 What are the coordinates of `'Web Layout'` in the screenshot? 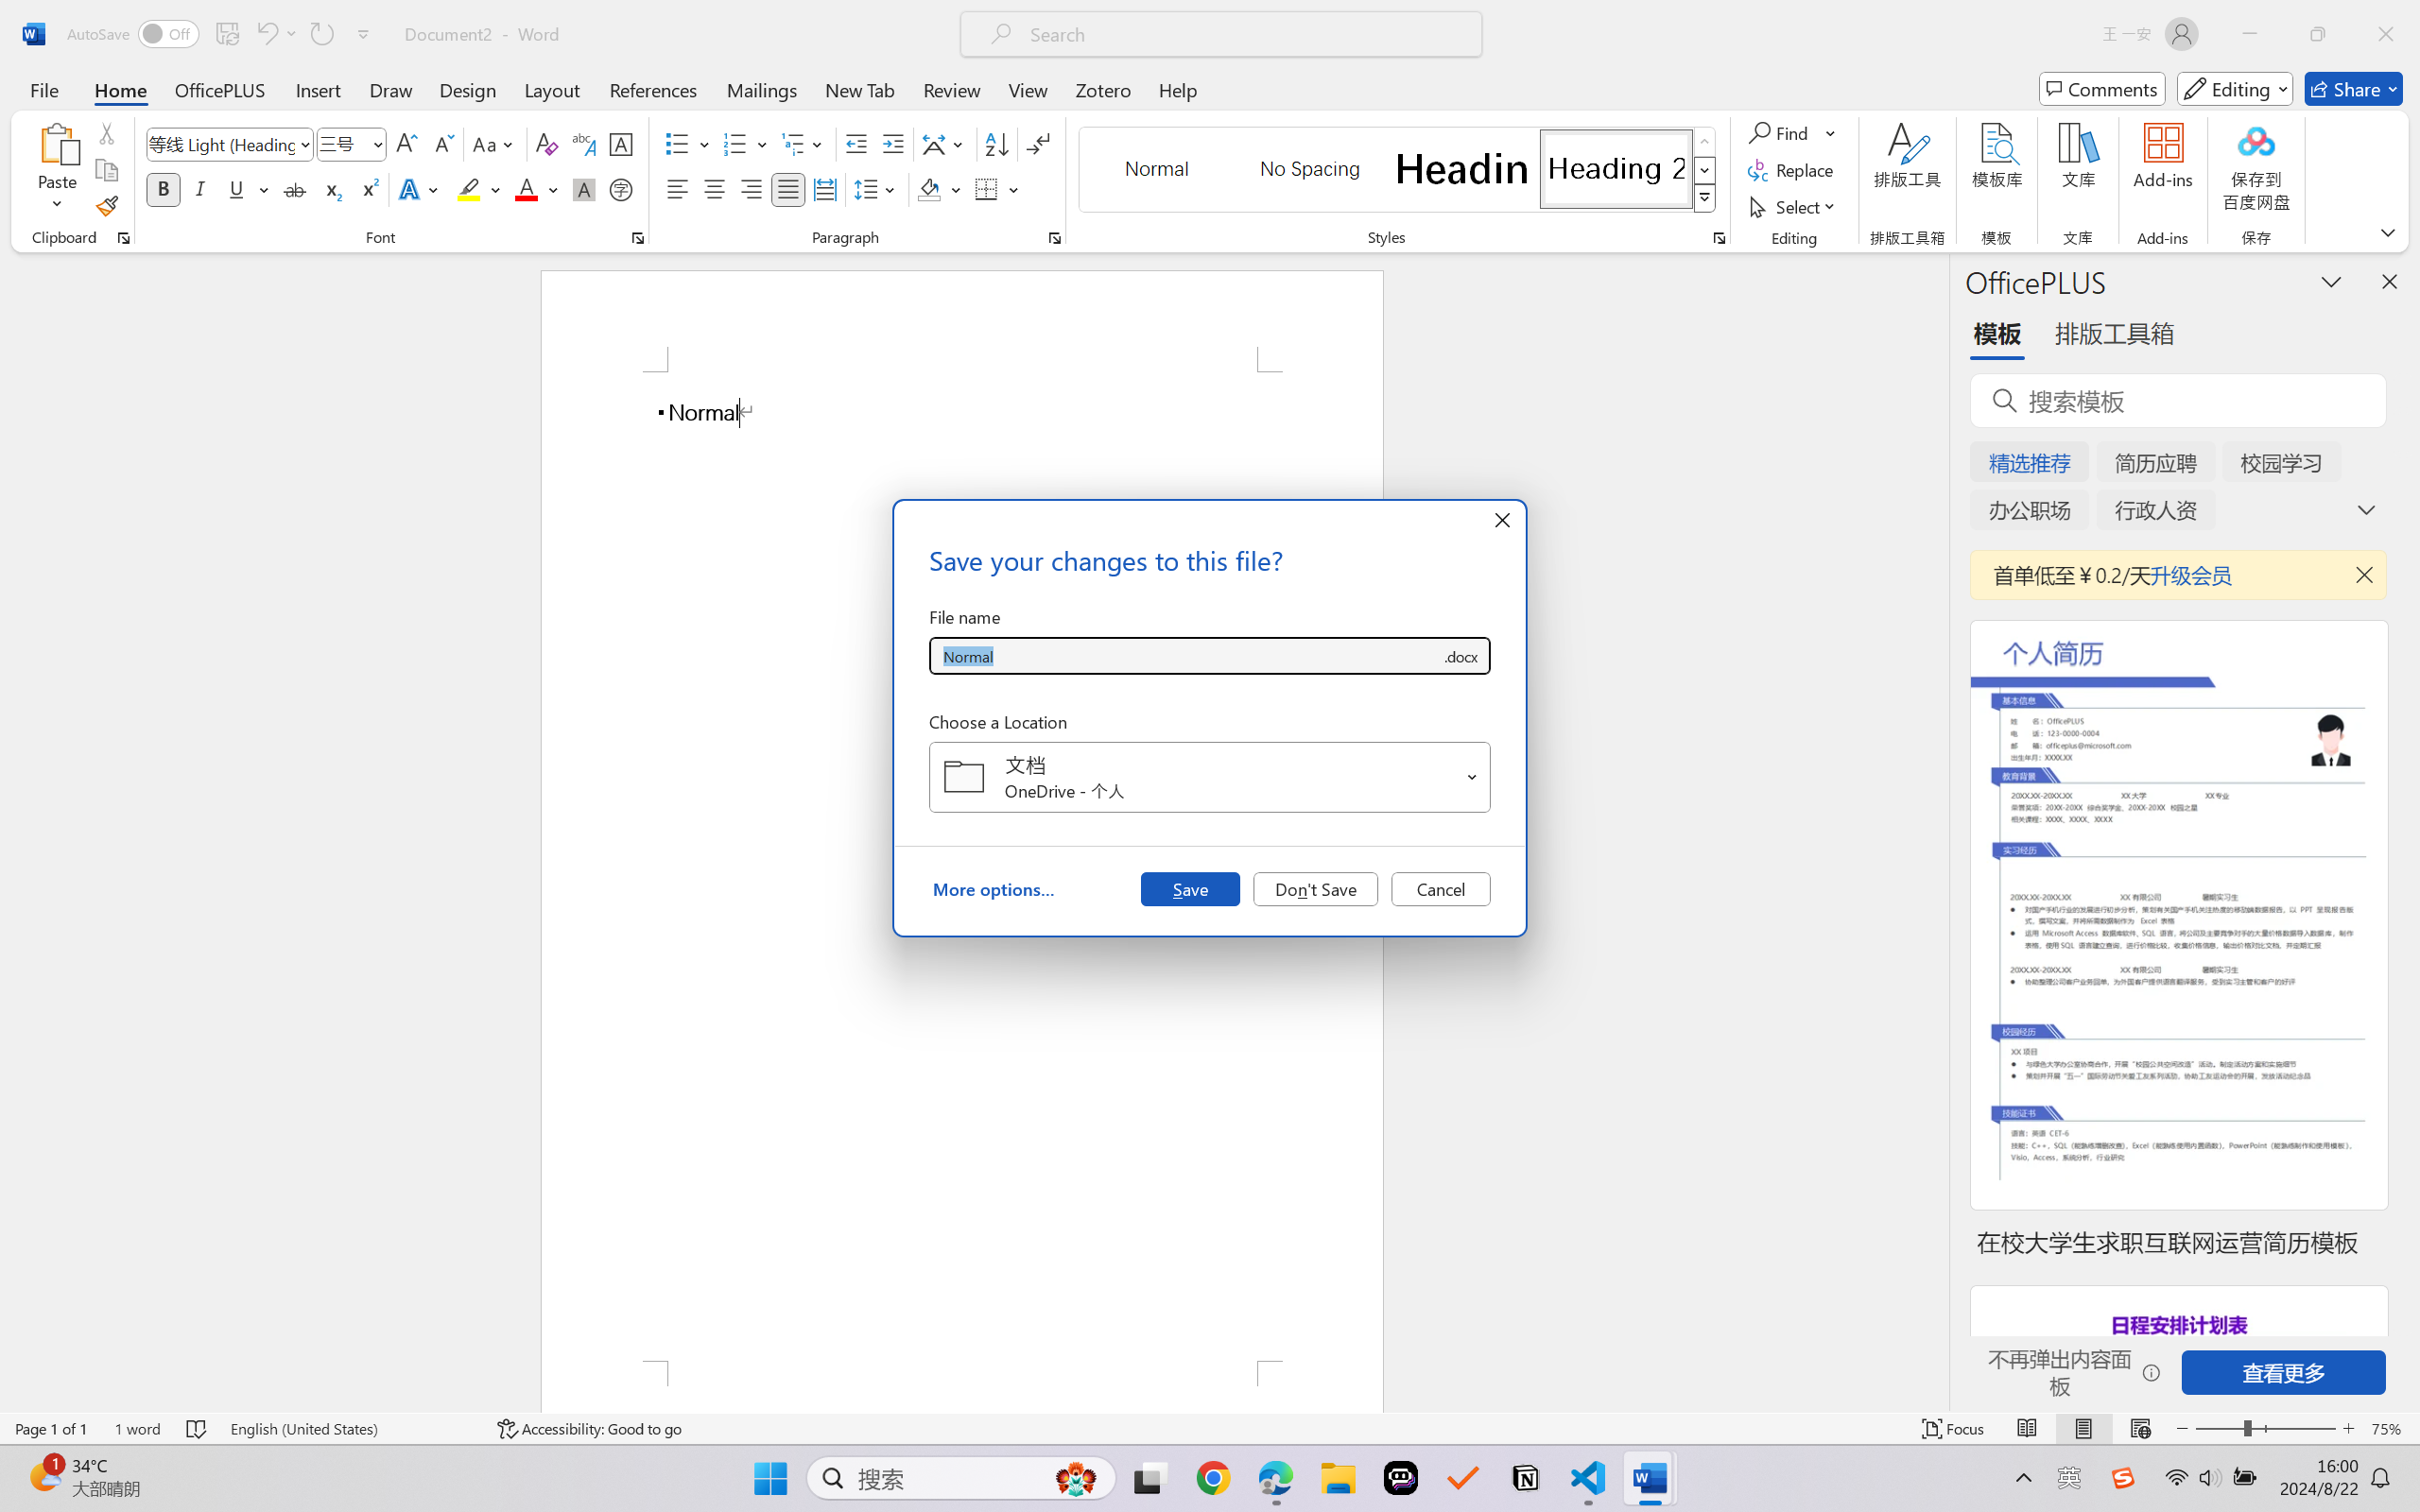 It's located at (2139, 1428).